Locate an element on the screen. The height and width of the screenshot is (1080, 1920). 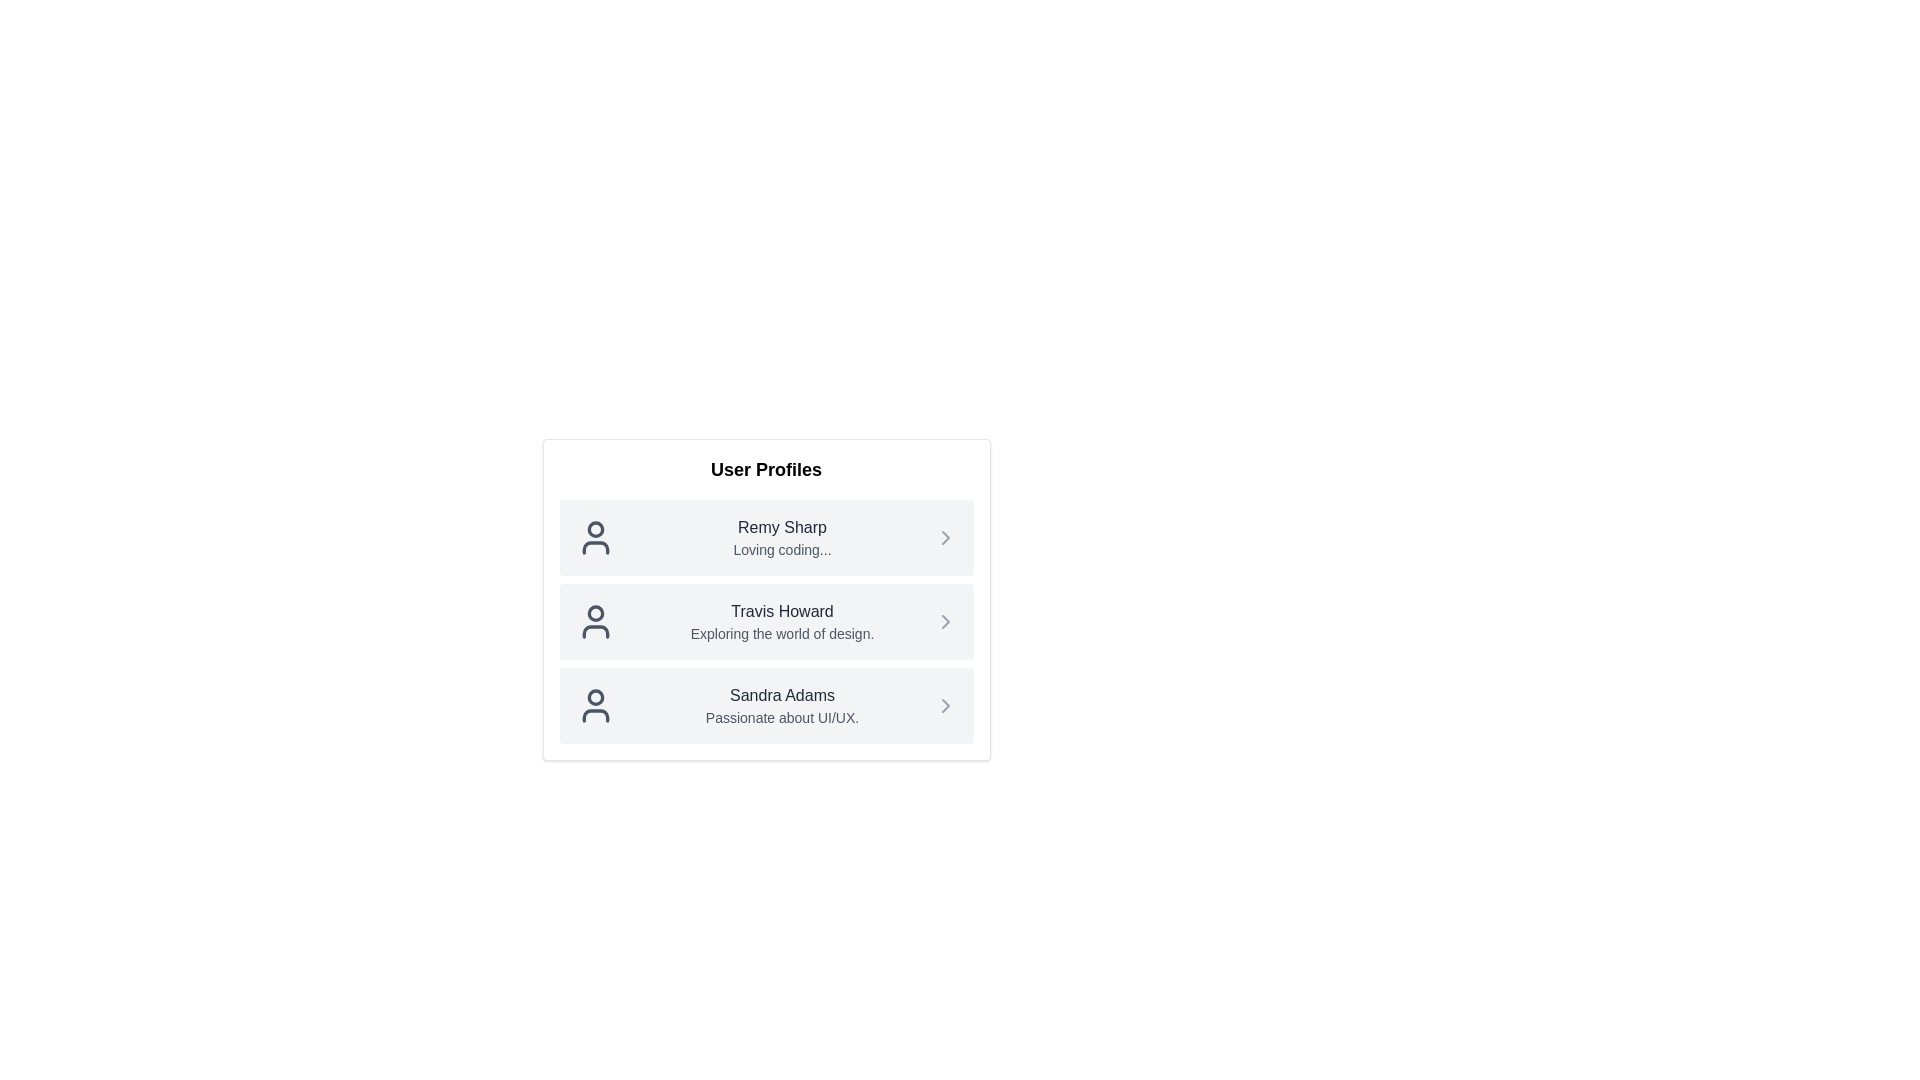
the descriptive subtitle or short bio text for the user named 'Travis Howard', which is located directly below the name in the User Profiles section is located at coordinates (781, 633).